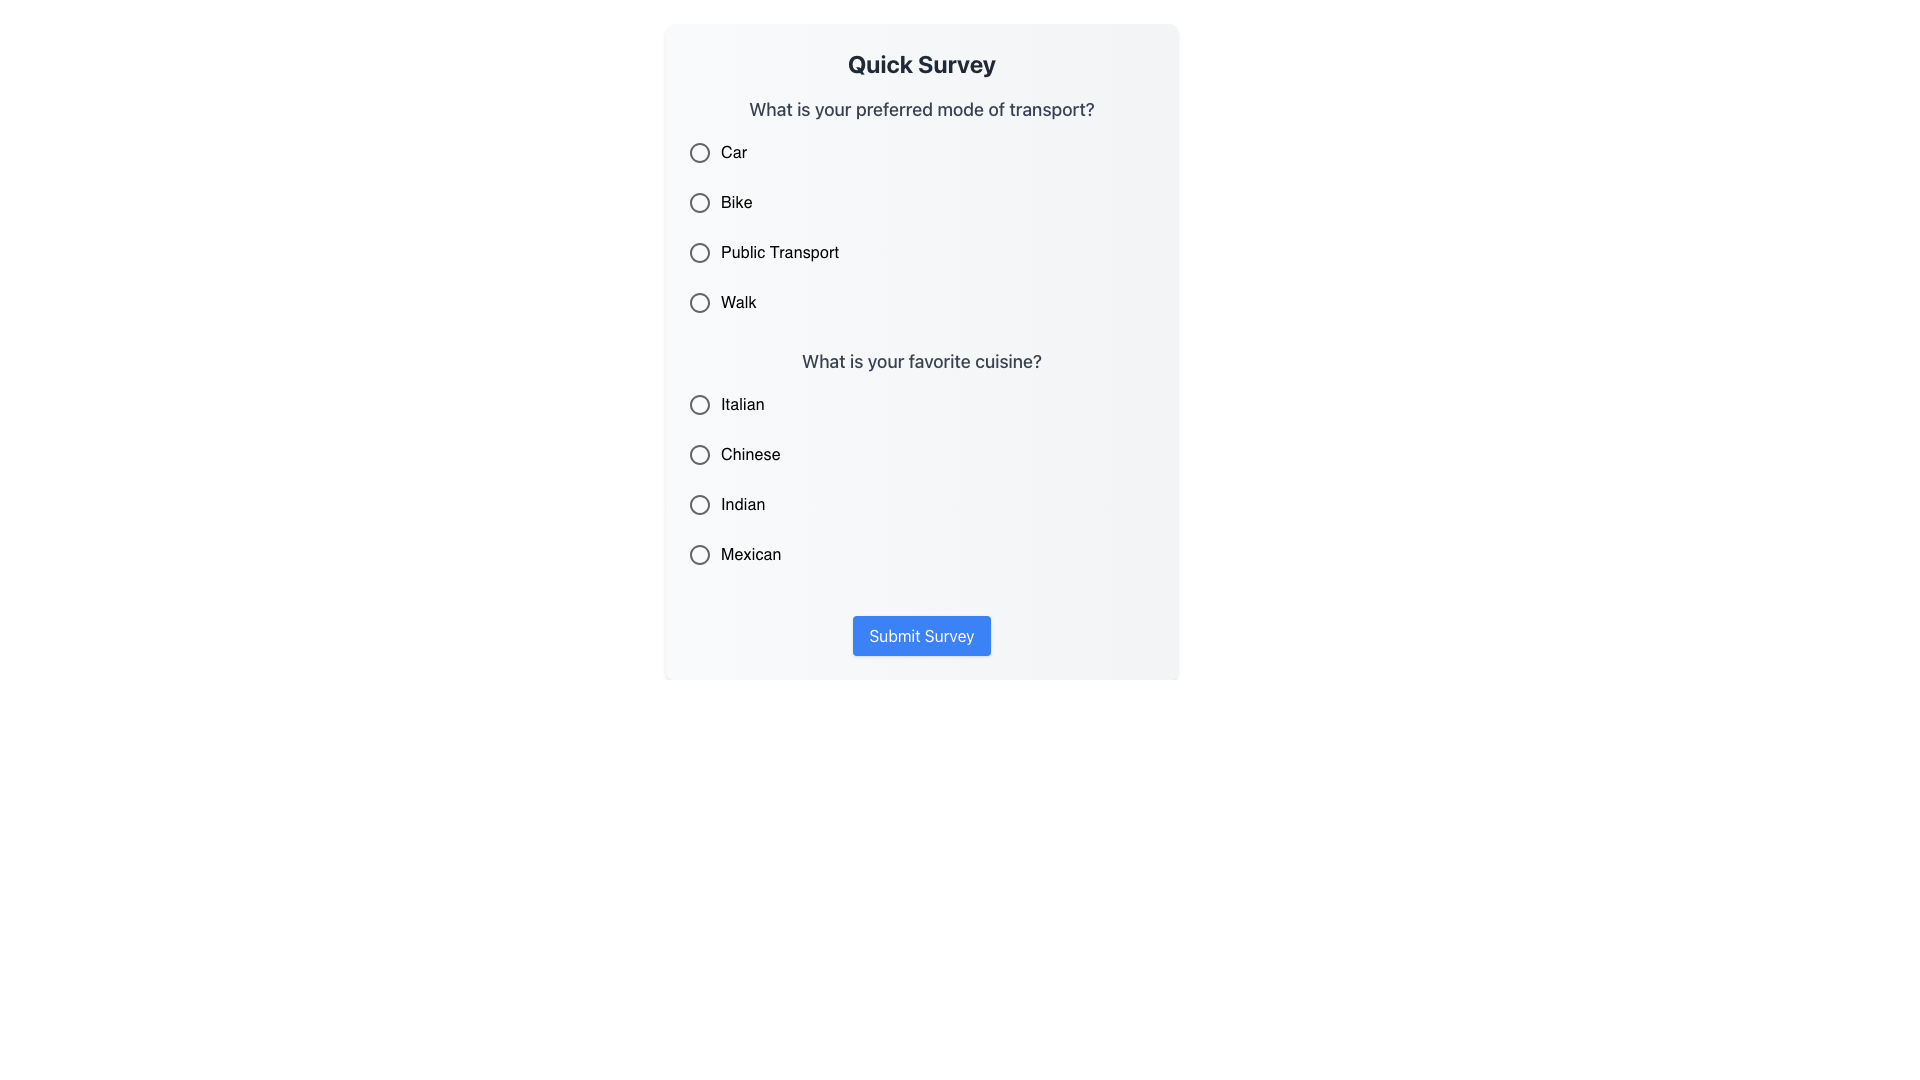 Image resolution: width=1920 pixels, height=1080 pixels. I want to click on the radio button indicating 'Indian' in the user survey interface by moving the cursor to its center point, so click(700, 504).